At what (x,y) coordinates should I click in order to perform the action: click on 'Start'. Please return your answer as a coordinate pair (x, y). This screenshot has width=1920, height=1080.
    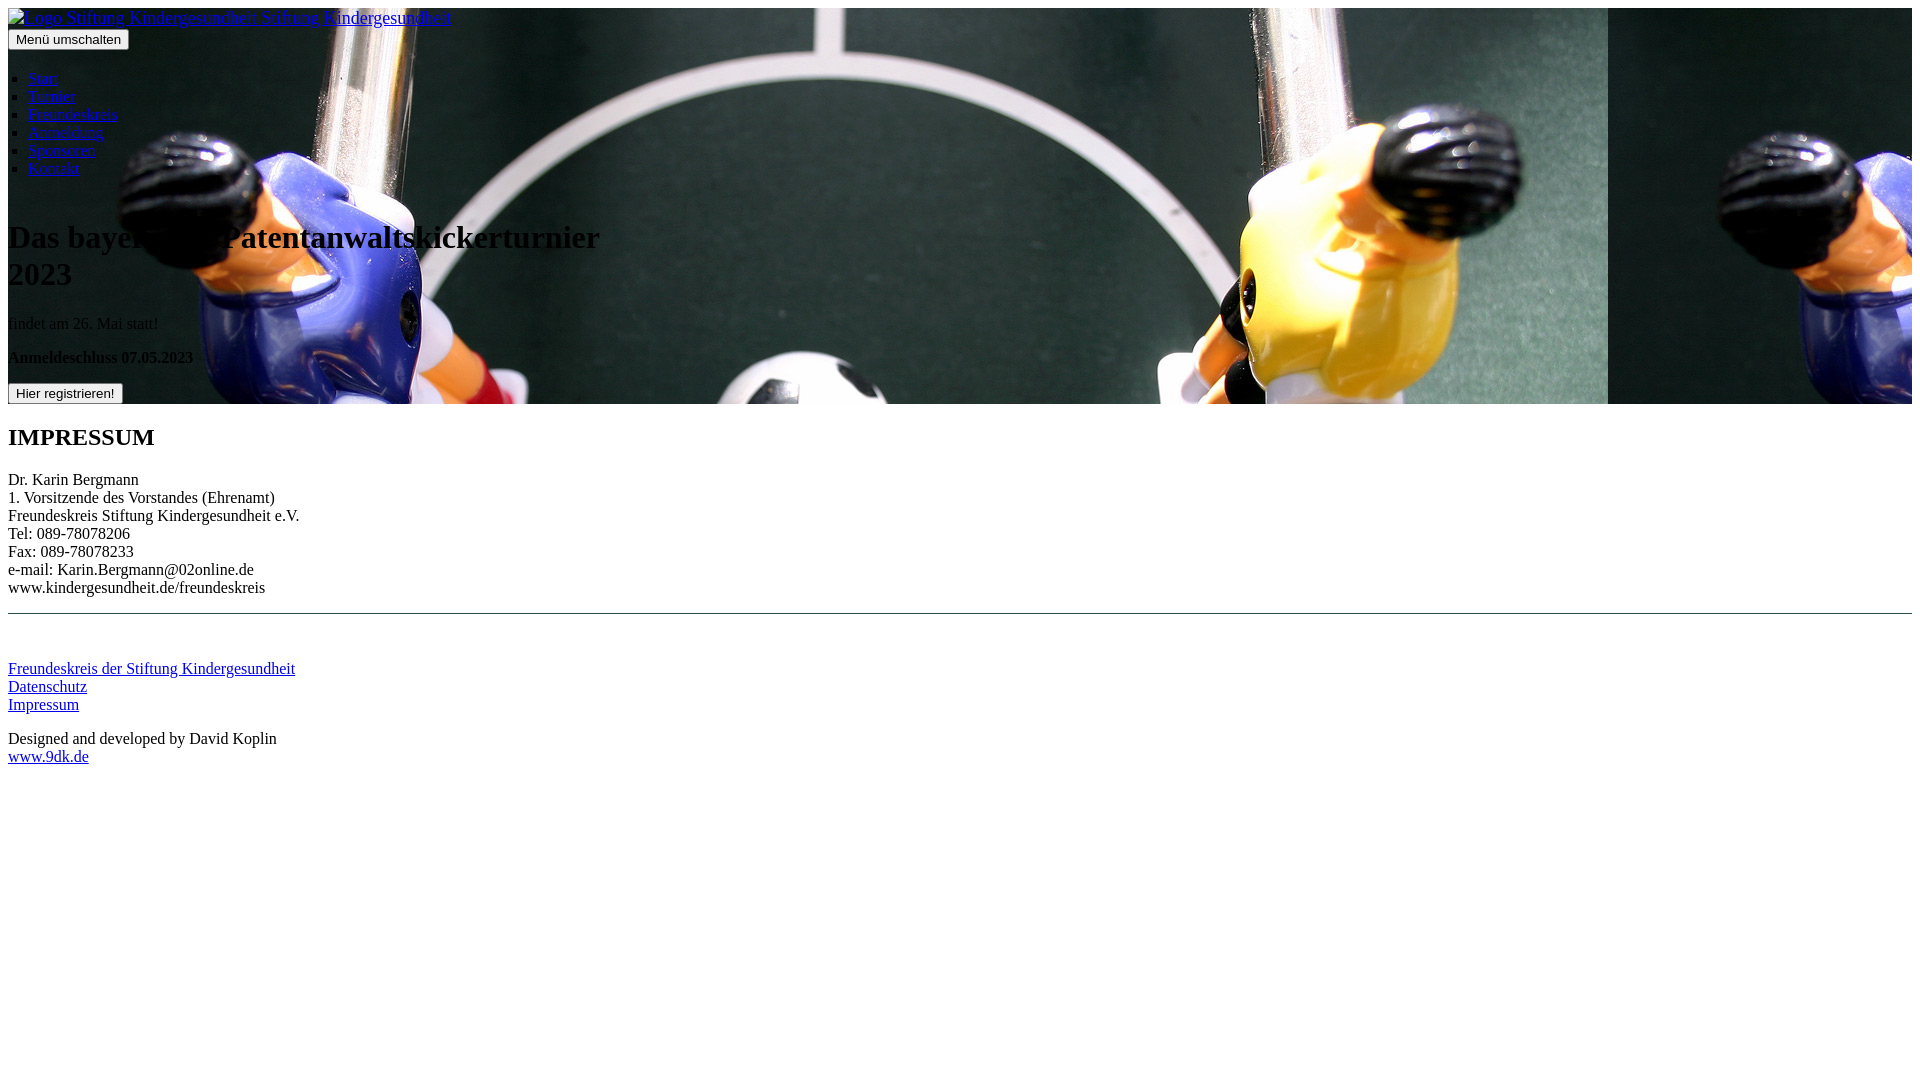
    Looking at the image, I should click on (43, 77).